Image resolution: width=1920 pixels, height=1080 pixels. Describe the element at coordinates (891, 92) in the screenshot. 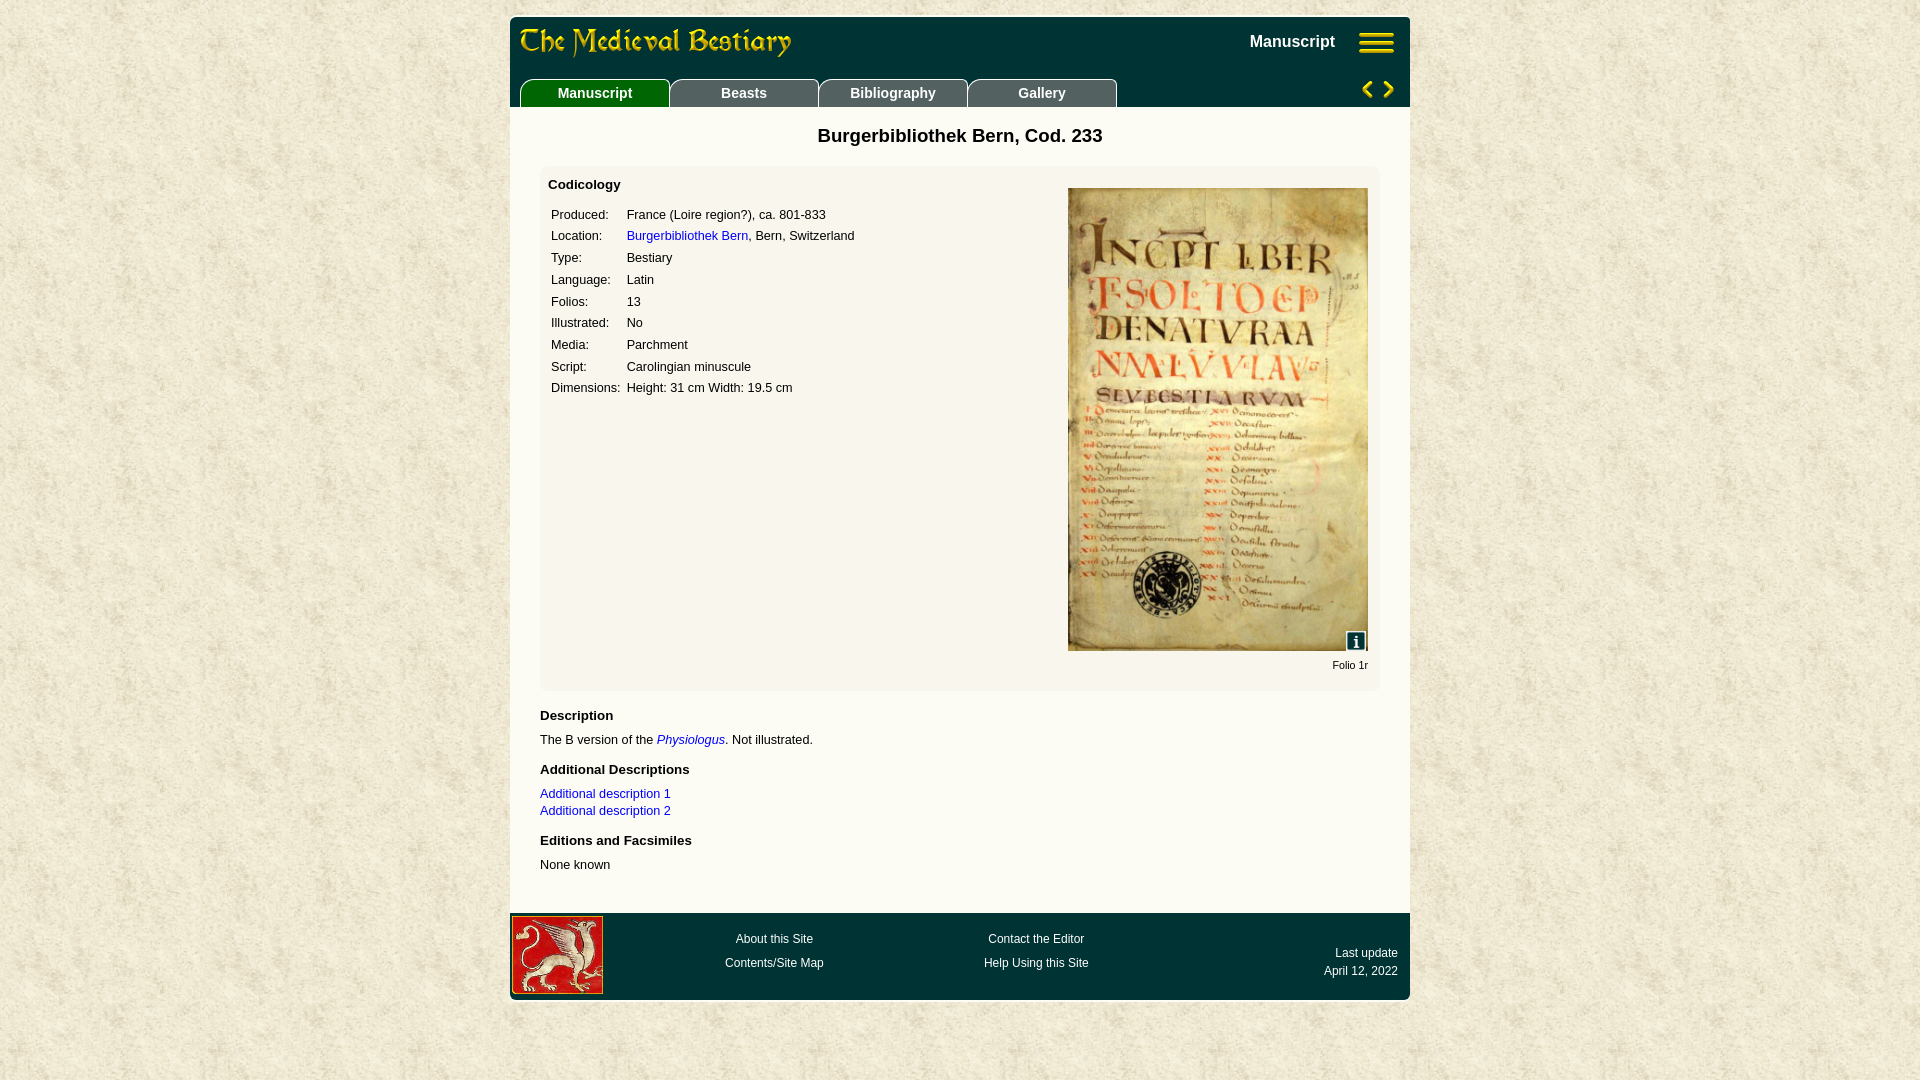

I see `'Bibliography'` at that location.